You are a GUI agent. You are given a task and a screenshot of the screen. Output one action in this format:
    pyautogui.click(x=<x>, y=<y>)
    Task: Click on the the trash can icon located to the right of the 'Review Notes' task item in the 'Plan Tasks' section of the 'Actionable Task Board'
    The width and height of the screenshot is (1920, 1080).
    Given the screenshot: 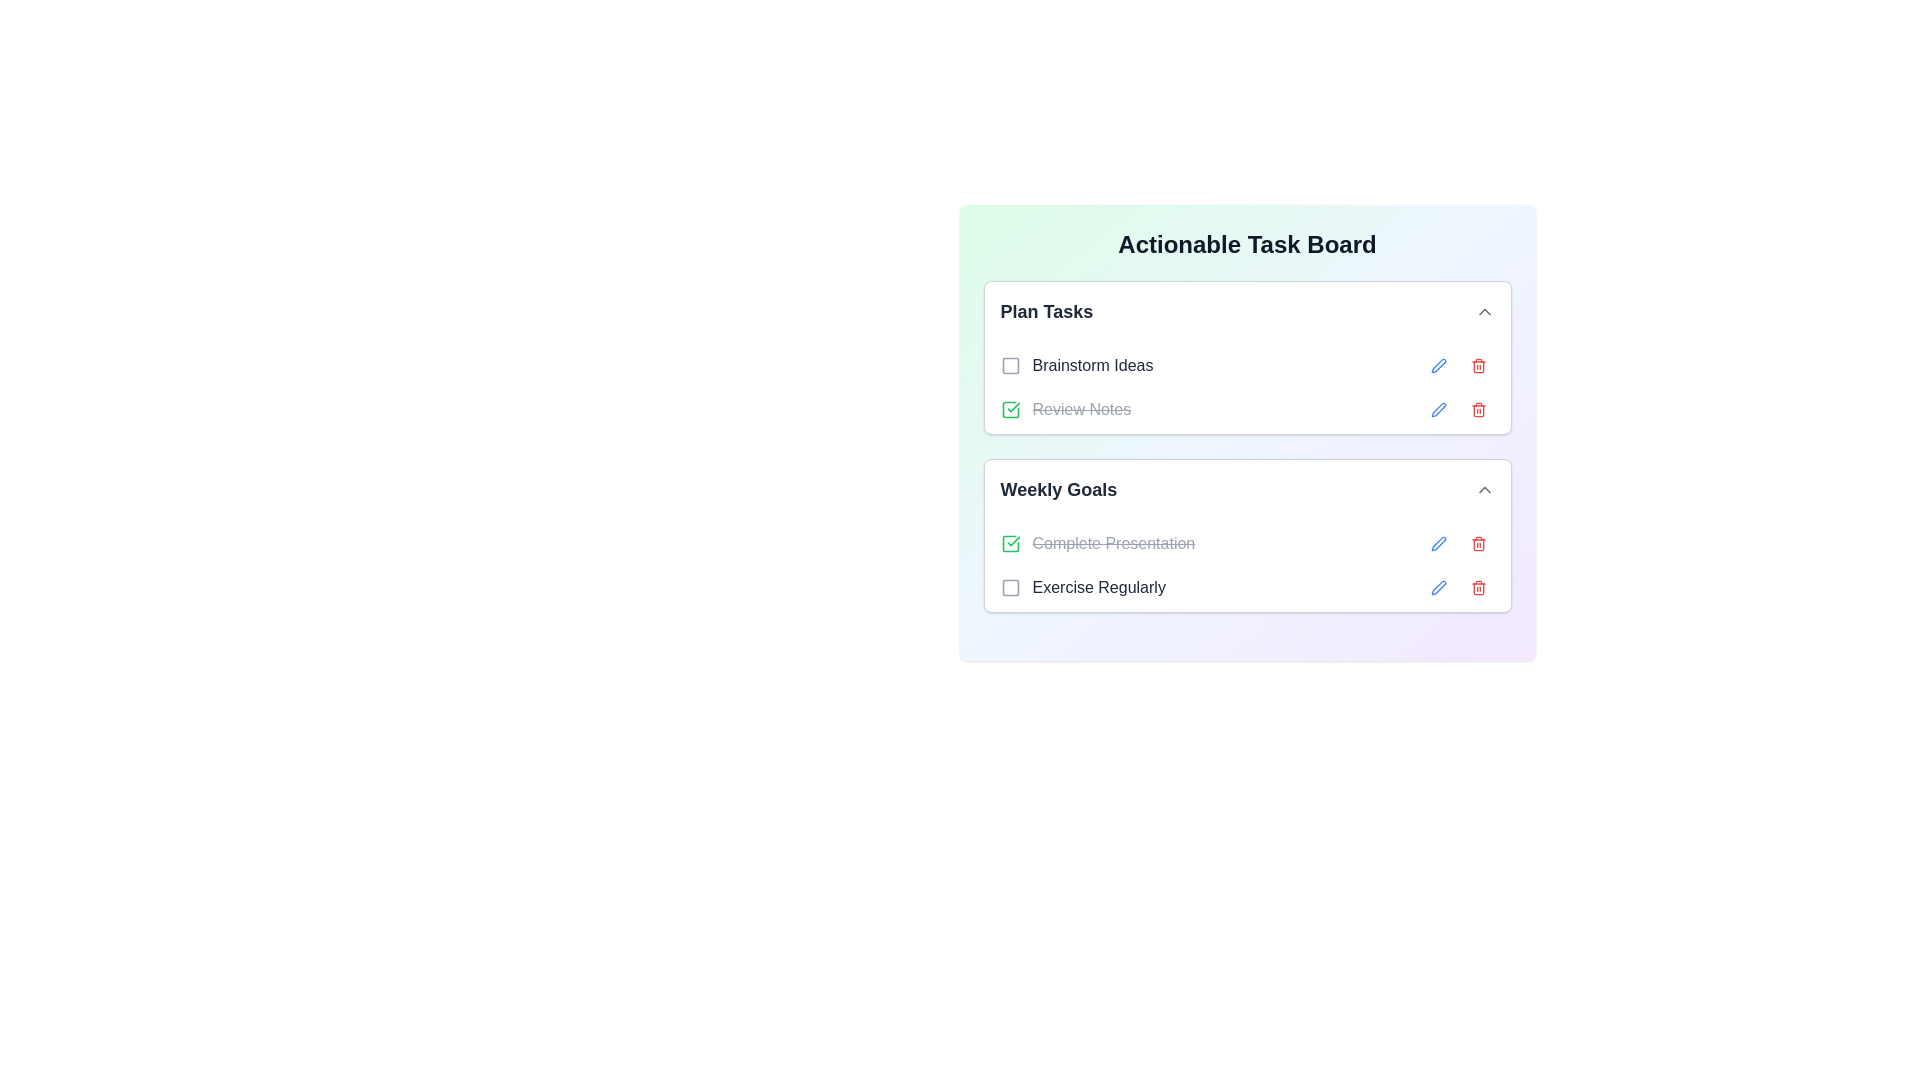 What is the action you would take?
    pyautogui.click(x=1478, y=366)
    